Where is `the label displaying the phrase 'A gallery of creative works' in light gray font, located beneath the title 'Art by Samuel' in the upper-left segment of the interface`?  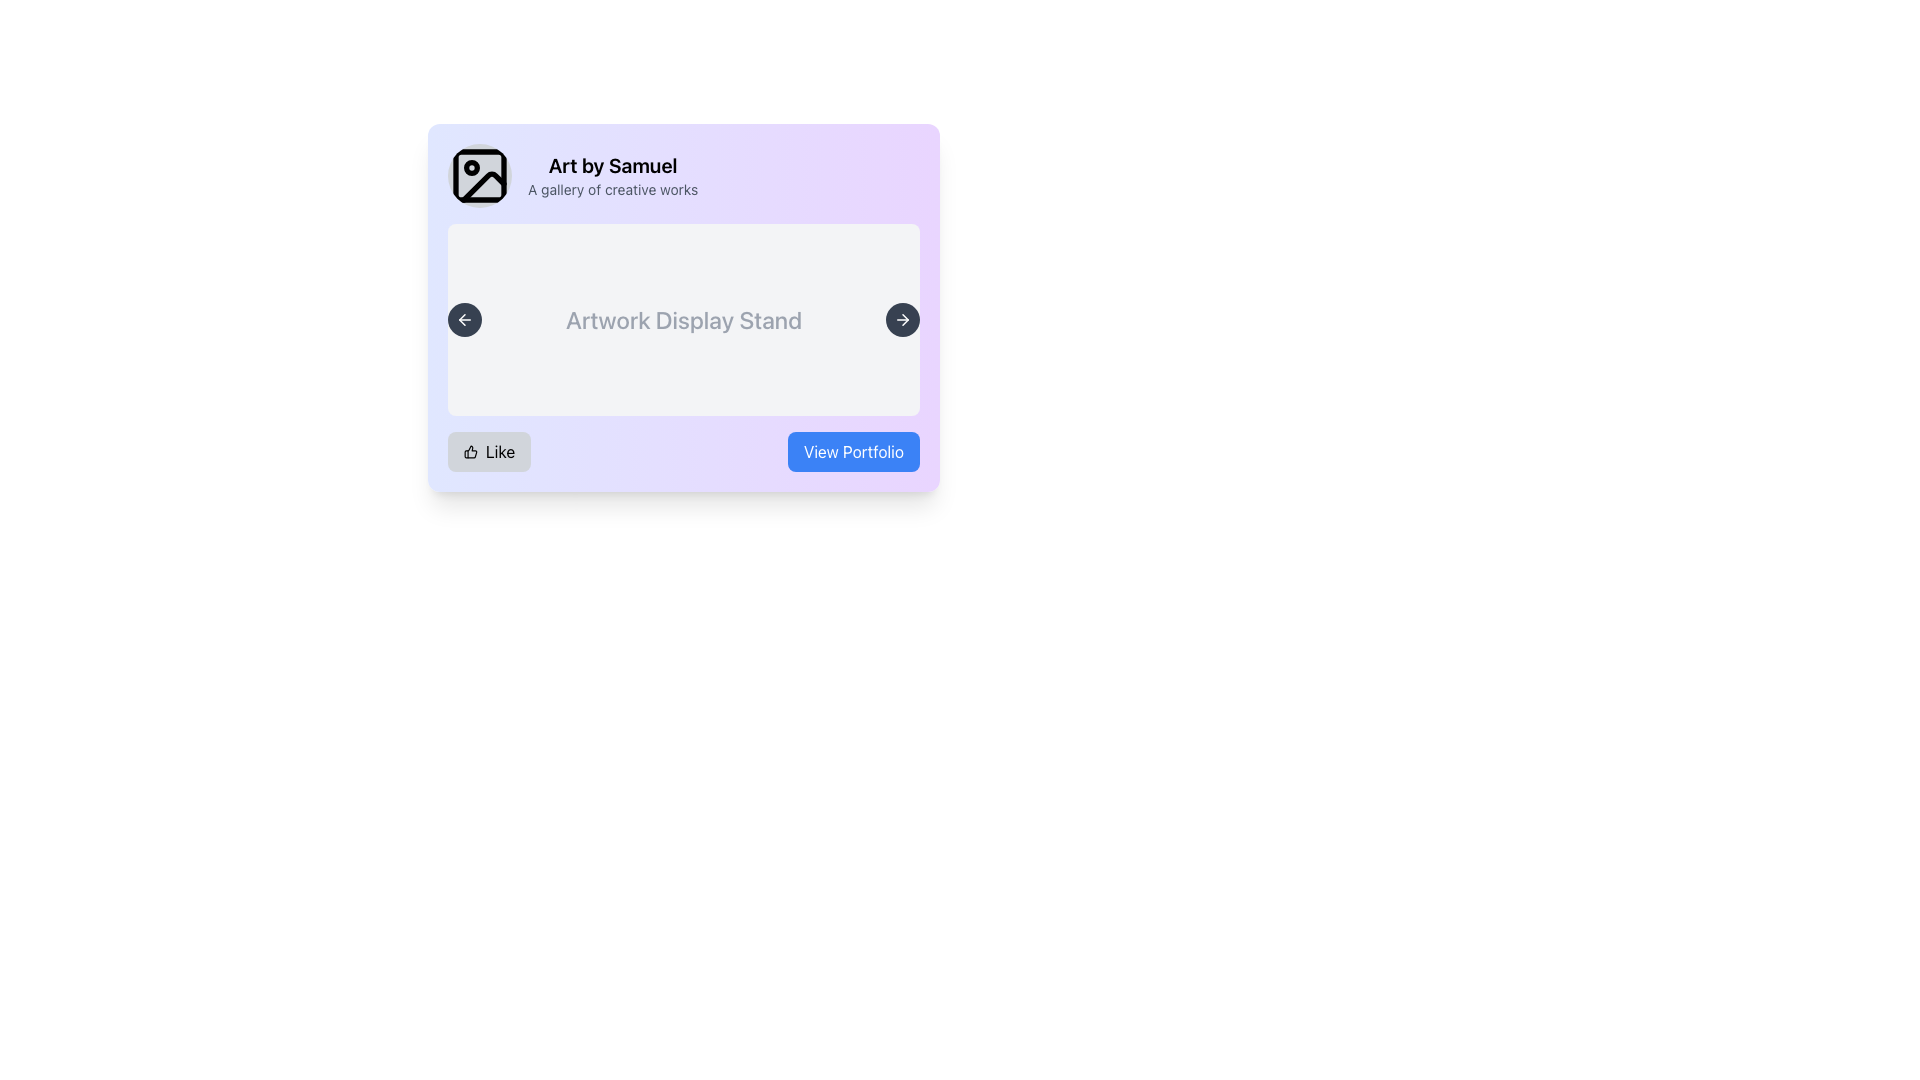 the label displaying the phrase 'A gallery of creative works' in light gray font, located beneath the title 'Art by Samuel' in the upper-left segment of the interface is located at coordinates (612, 189).